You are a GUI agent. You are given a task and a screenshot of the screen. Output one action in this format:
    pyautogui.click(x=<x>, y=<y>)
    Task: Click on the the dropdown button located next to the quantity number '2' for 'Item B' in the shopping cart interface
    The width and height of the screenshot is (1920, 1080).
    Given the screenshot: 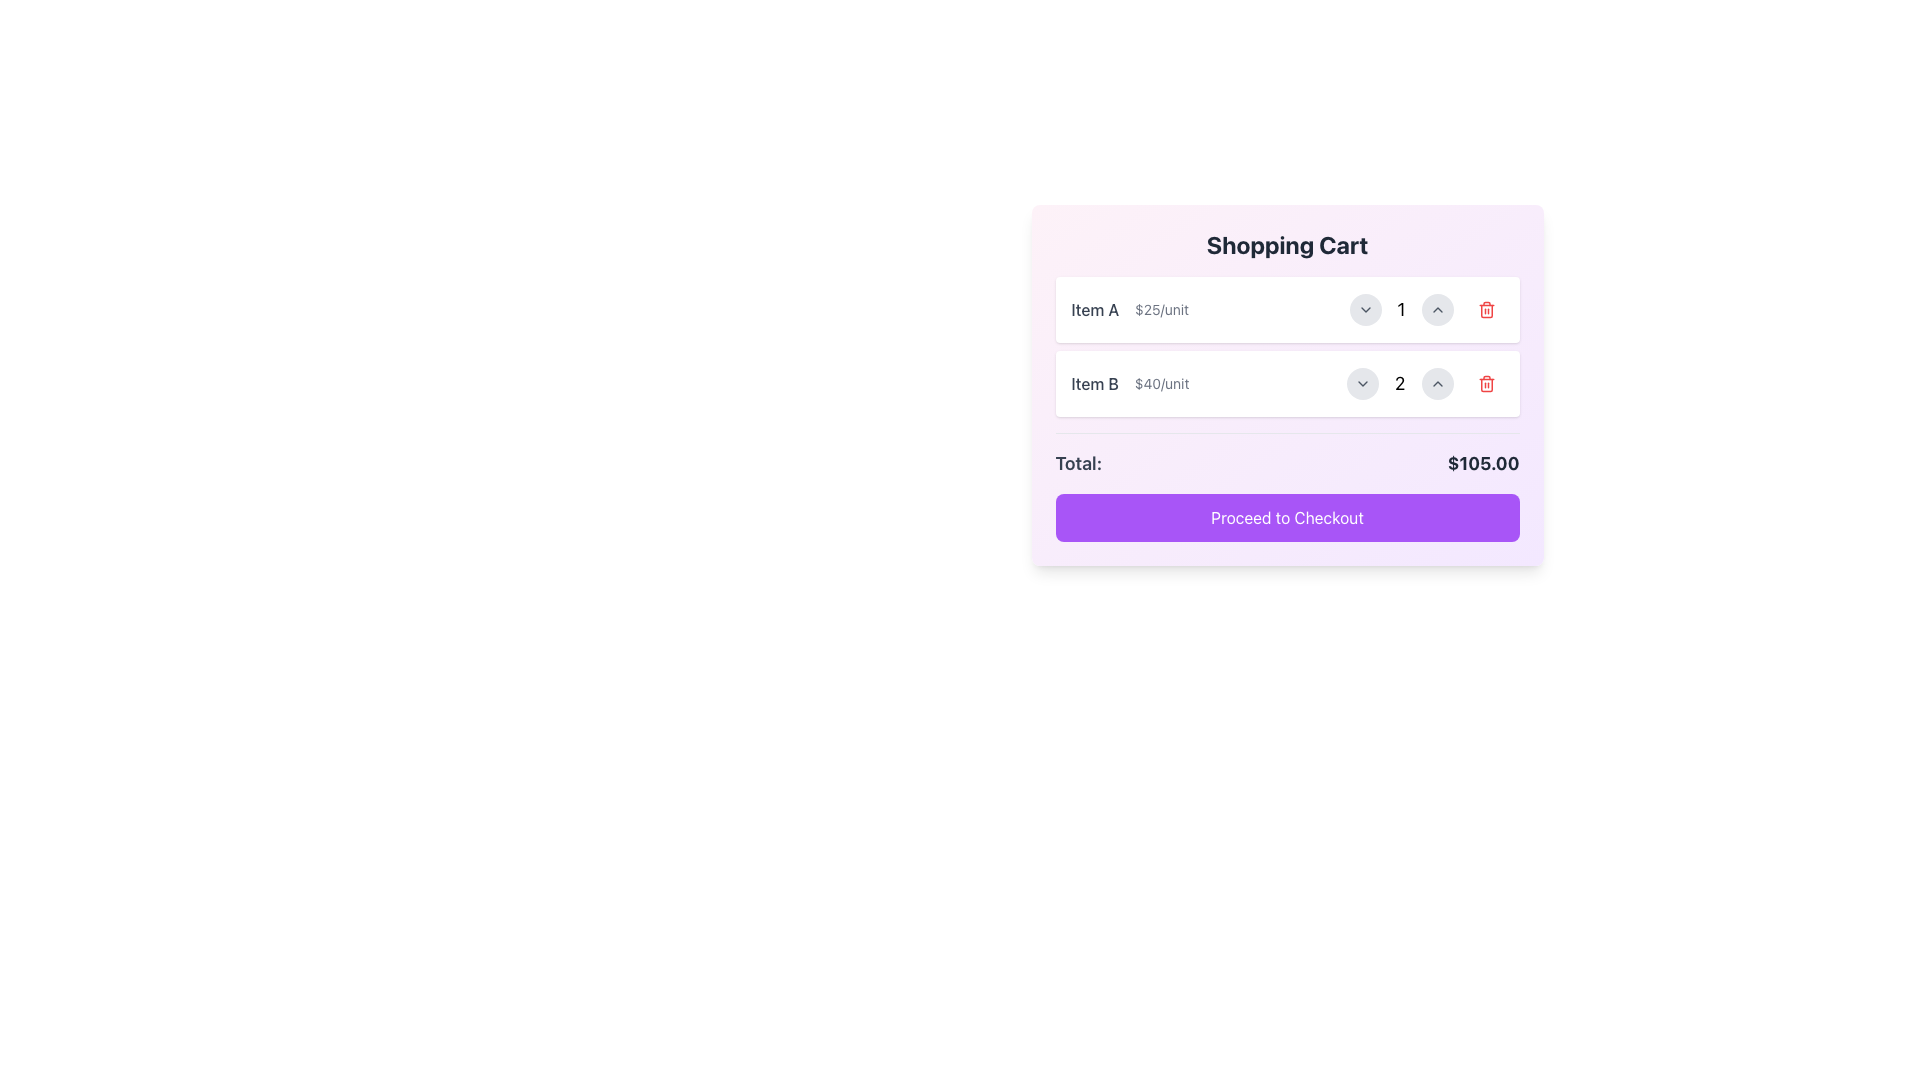 What is the action you would take?
    pyautogui.click(x=1362, y=384)
    